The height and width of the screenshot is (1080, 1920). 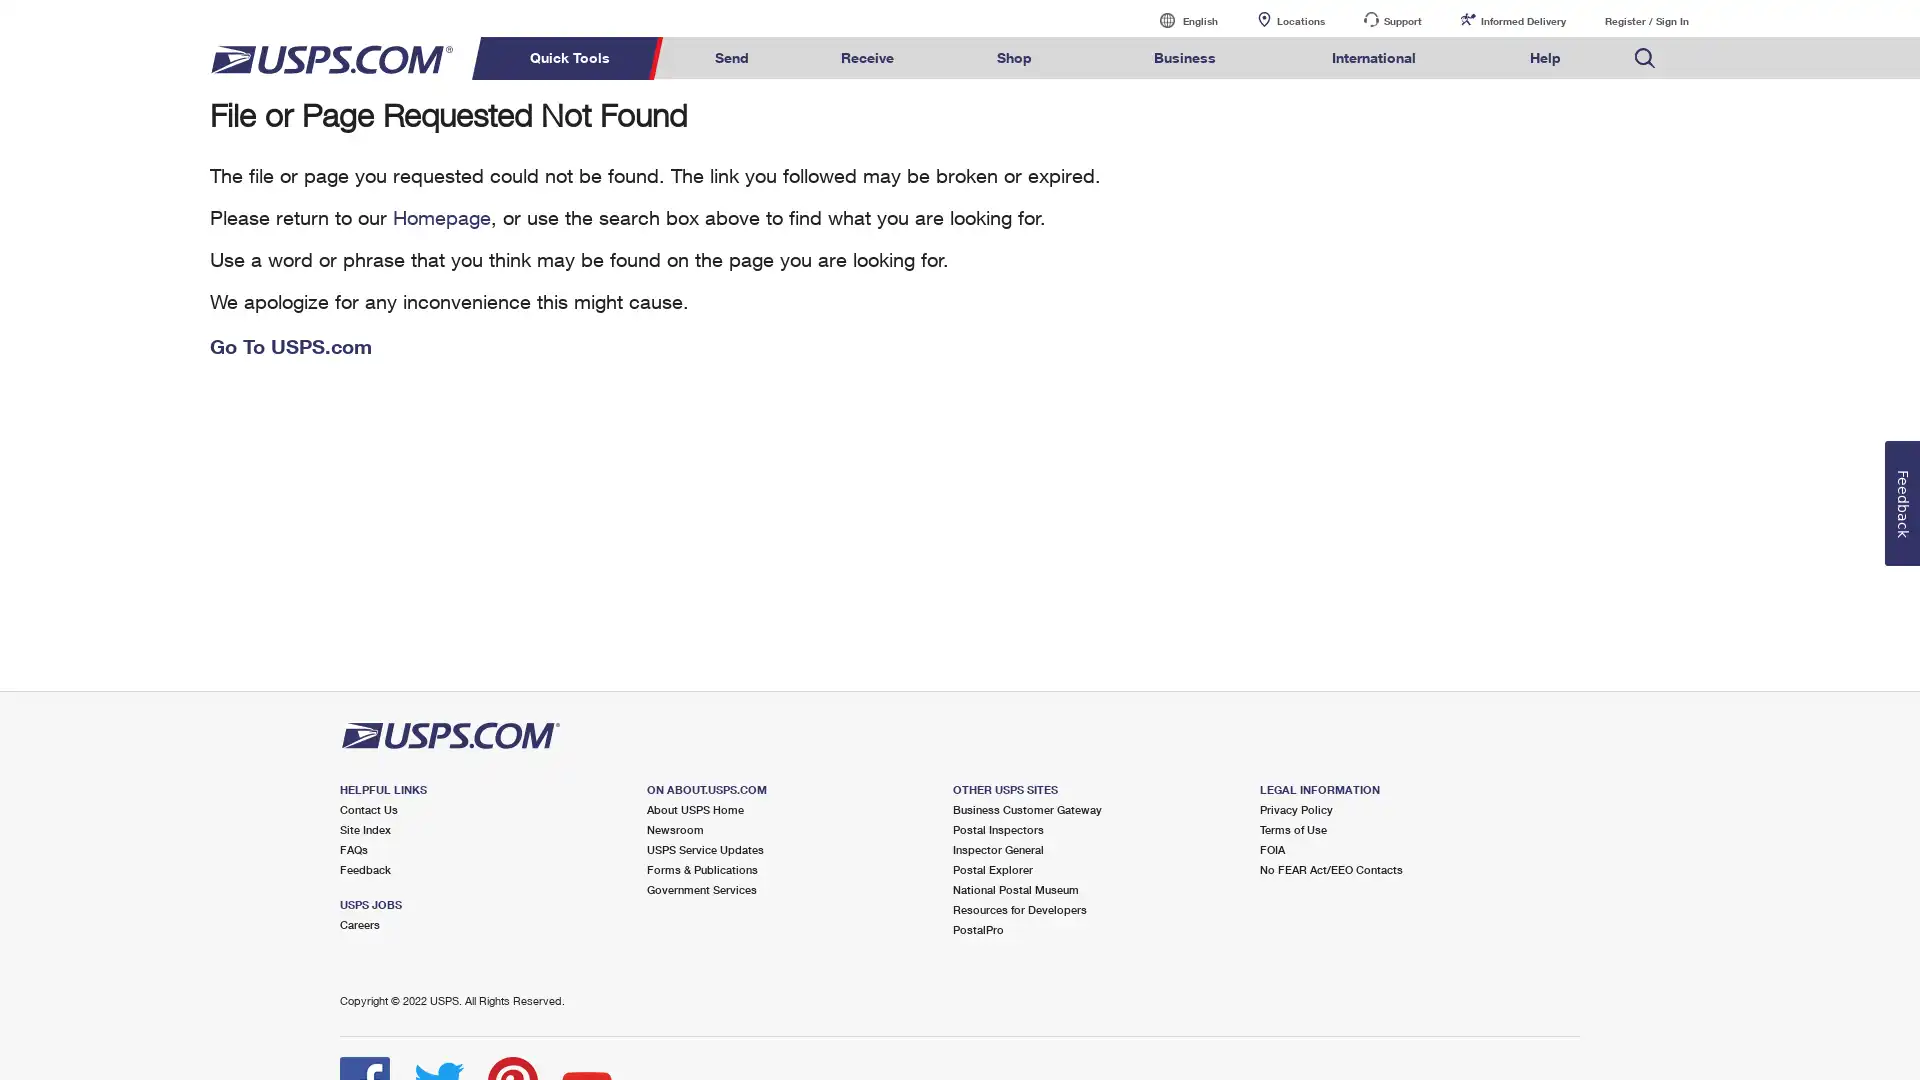 I want to click on Search, so click(x=1376, y=612).